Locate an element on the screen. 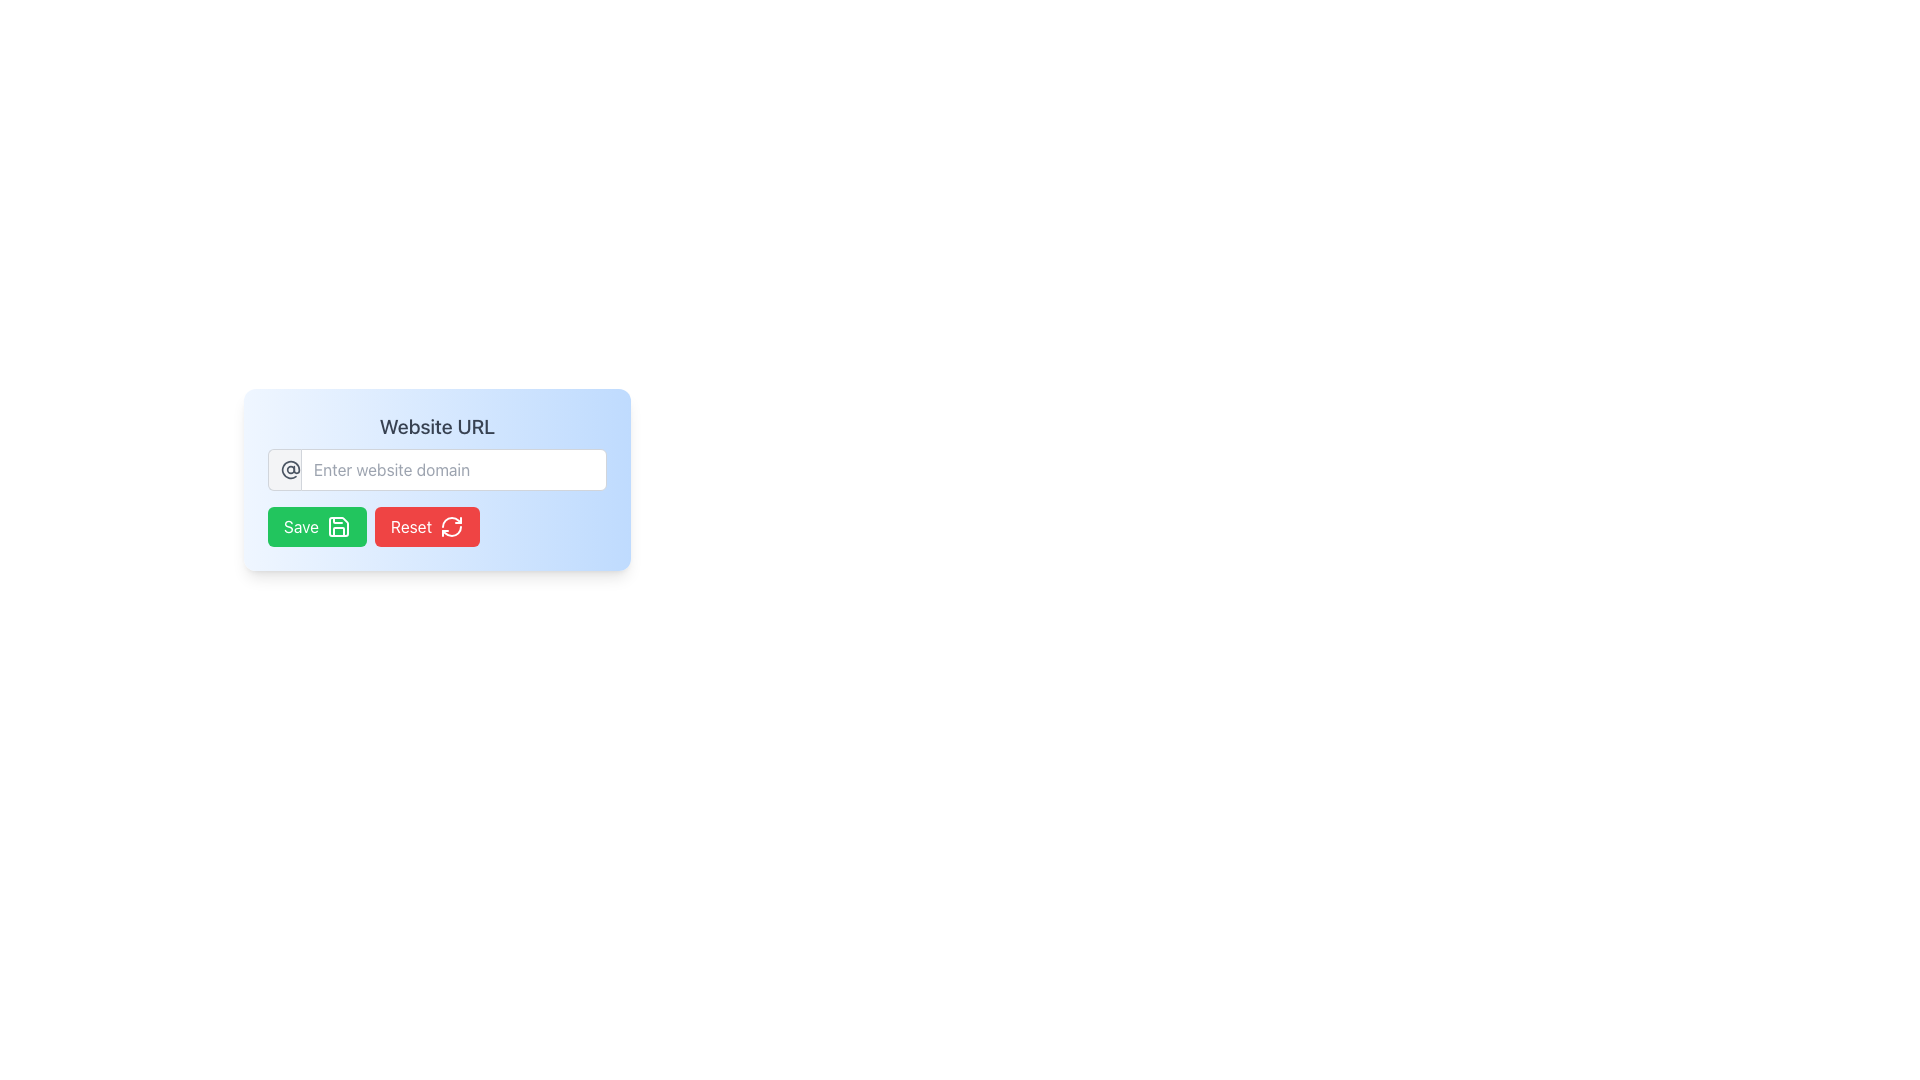 This screenshot has height=1080, width=1920. the 'Reset' button with a red background and white text, located under the label 'Website URL' is located at coordinates (426, 526).